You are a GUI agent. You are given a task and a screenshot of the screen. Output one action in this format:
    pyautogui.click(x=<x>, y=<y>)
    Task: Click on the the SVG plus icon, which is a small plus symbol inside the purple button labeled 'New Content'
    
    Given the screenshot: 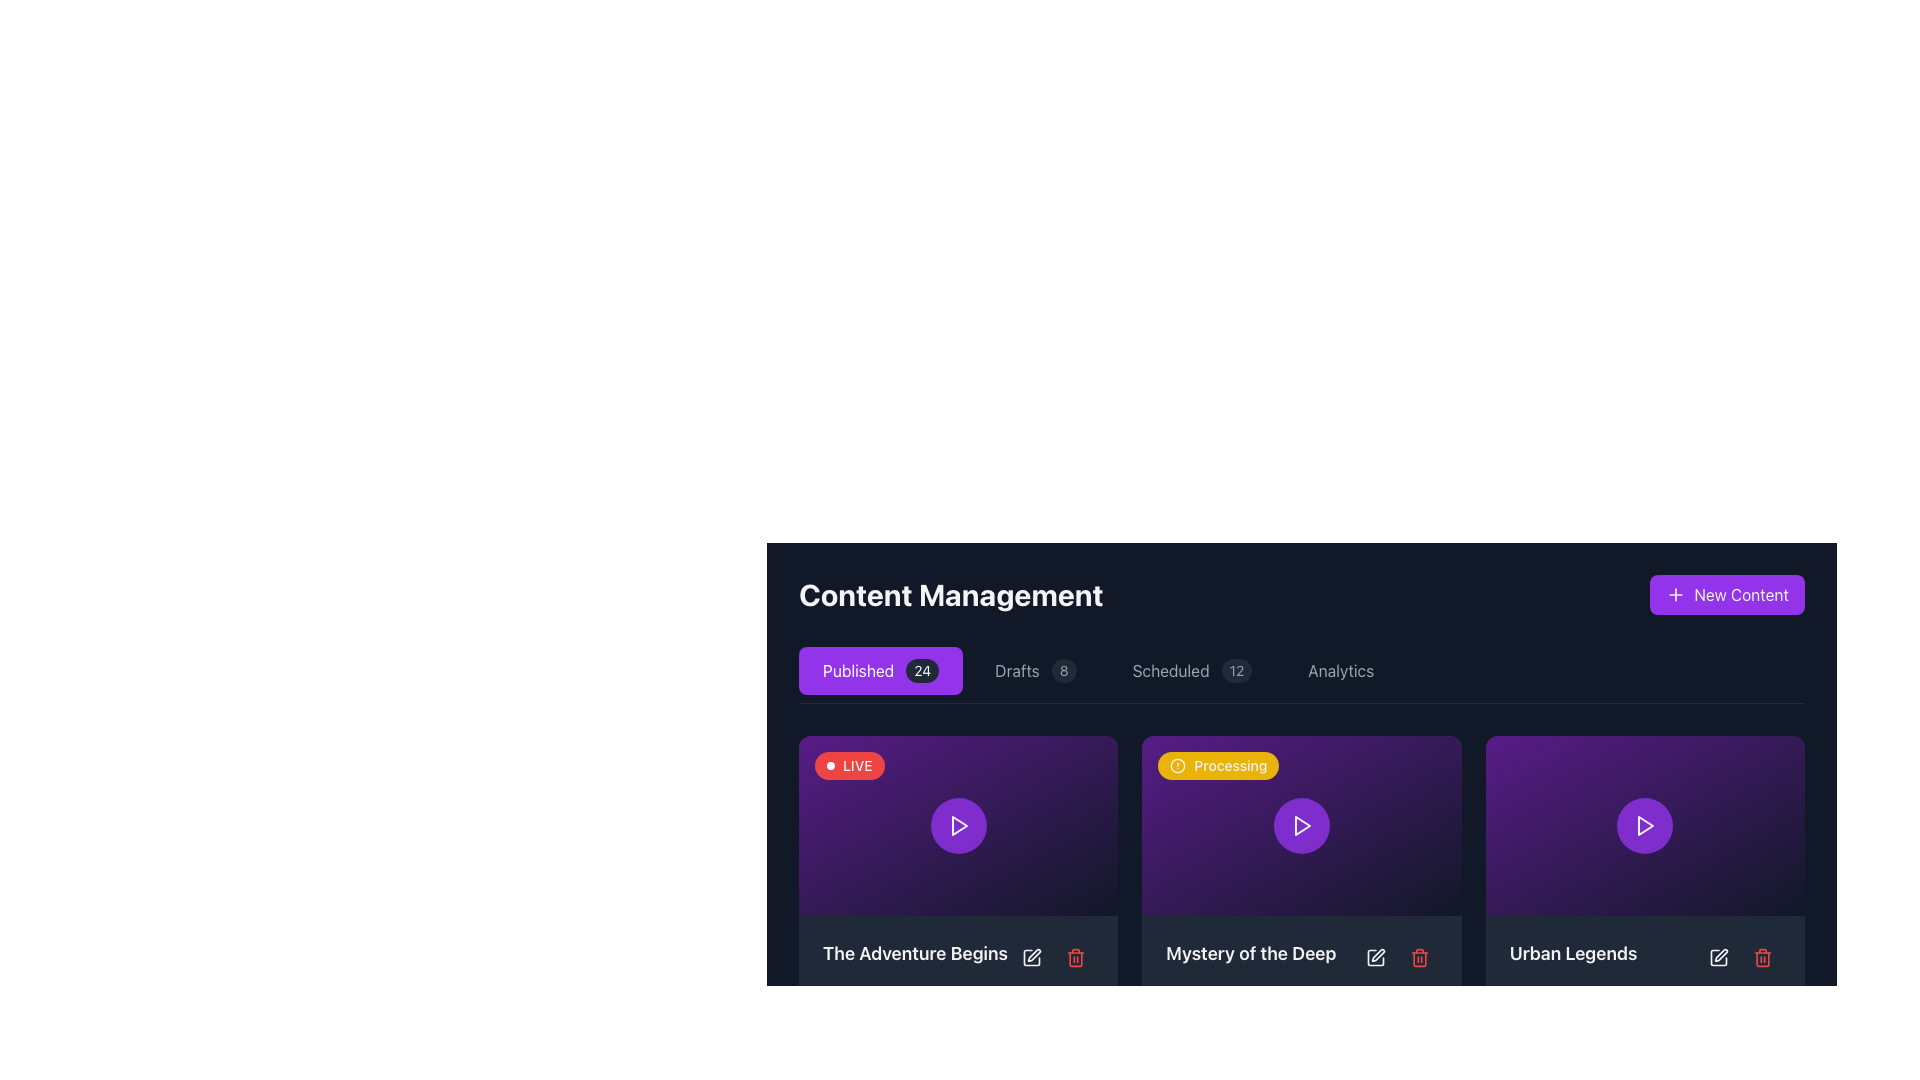 What is the action you would take?
    pyautogui.click(x=1676, y=593)
    